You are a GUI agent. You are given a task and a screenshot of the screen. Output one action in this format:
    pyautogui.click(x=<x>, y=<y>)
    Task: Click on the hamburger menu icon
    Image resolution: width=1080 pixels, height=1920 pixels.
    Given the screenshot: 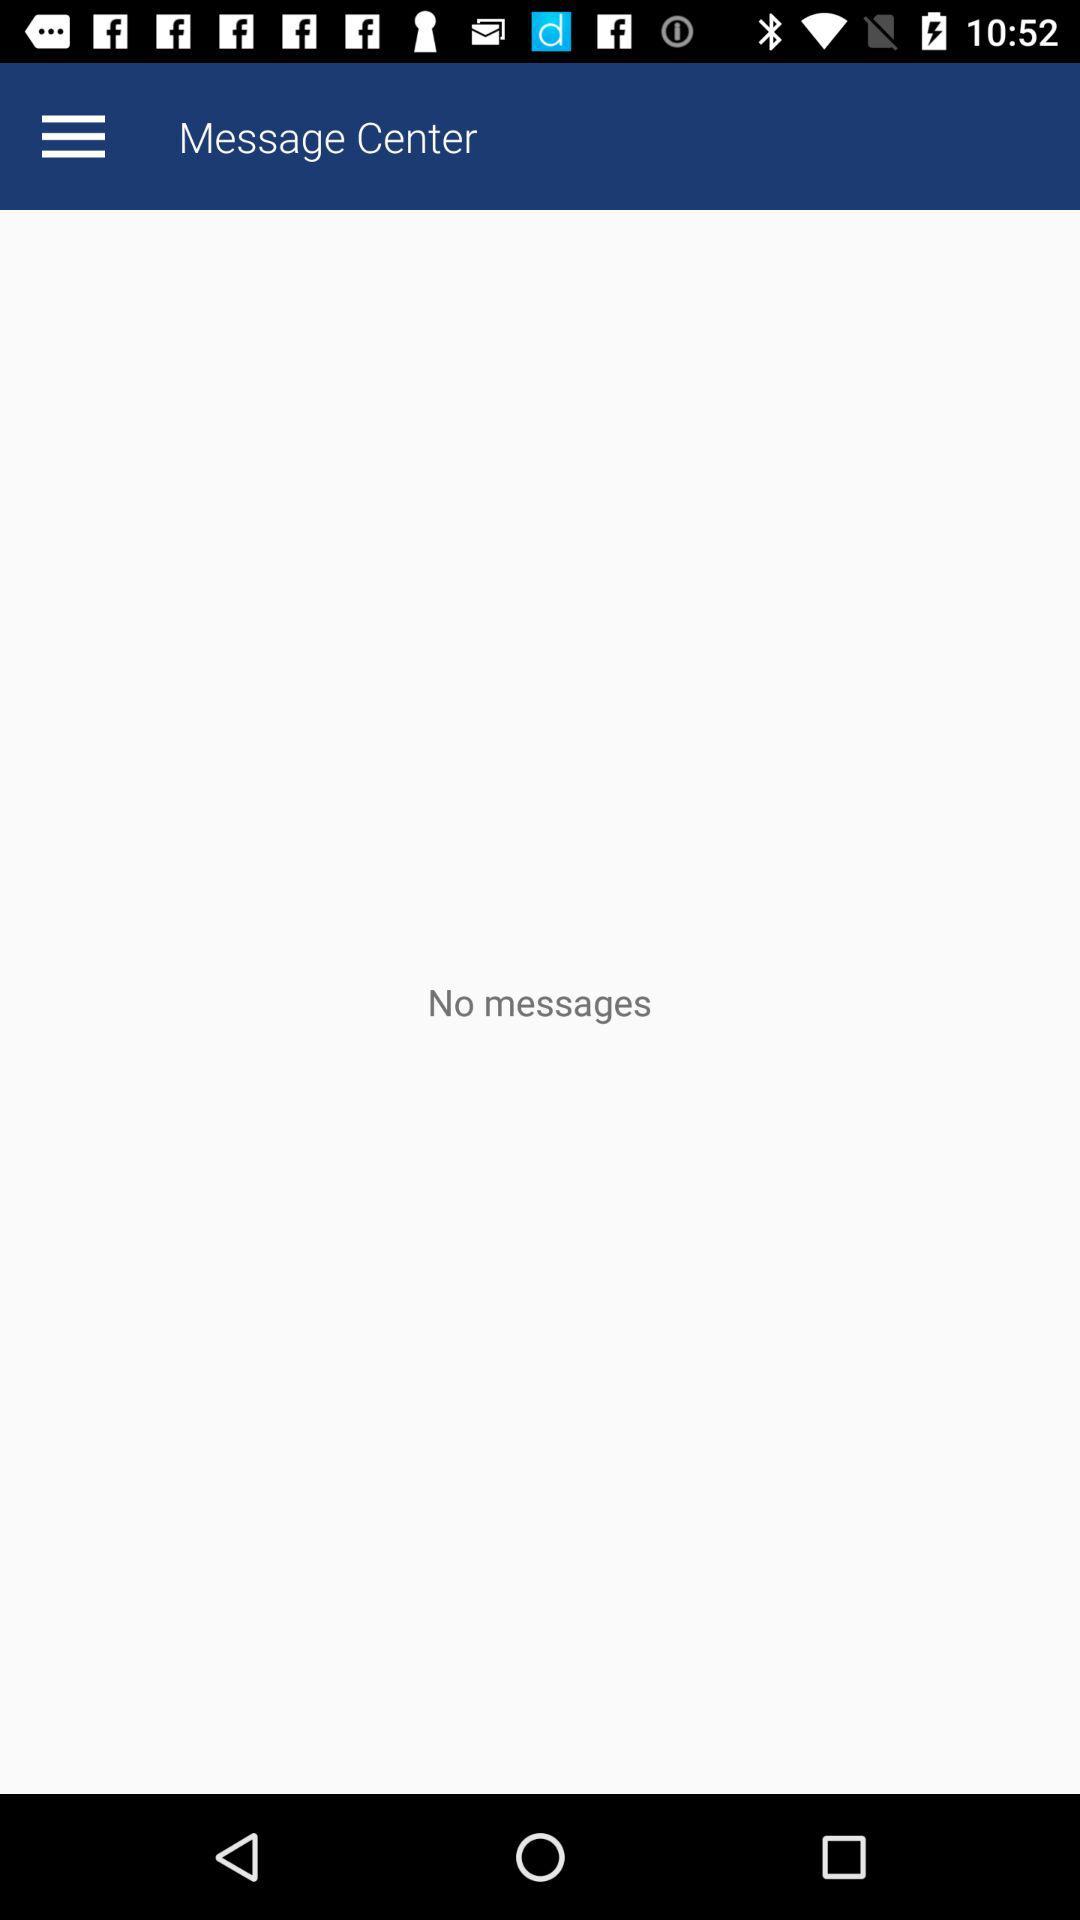 What is the action you would take?
    pyautogui.click(x=72, y=135)
    